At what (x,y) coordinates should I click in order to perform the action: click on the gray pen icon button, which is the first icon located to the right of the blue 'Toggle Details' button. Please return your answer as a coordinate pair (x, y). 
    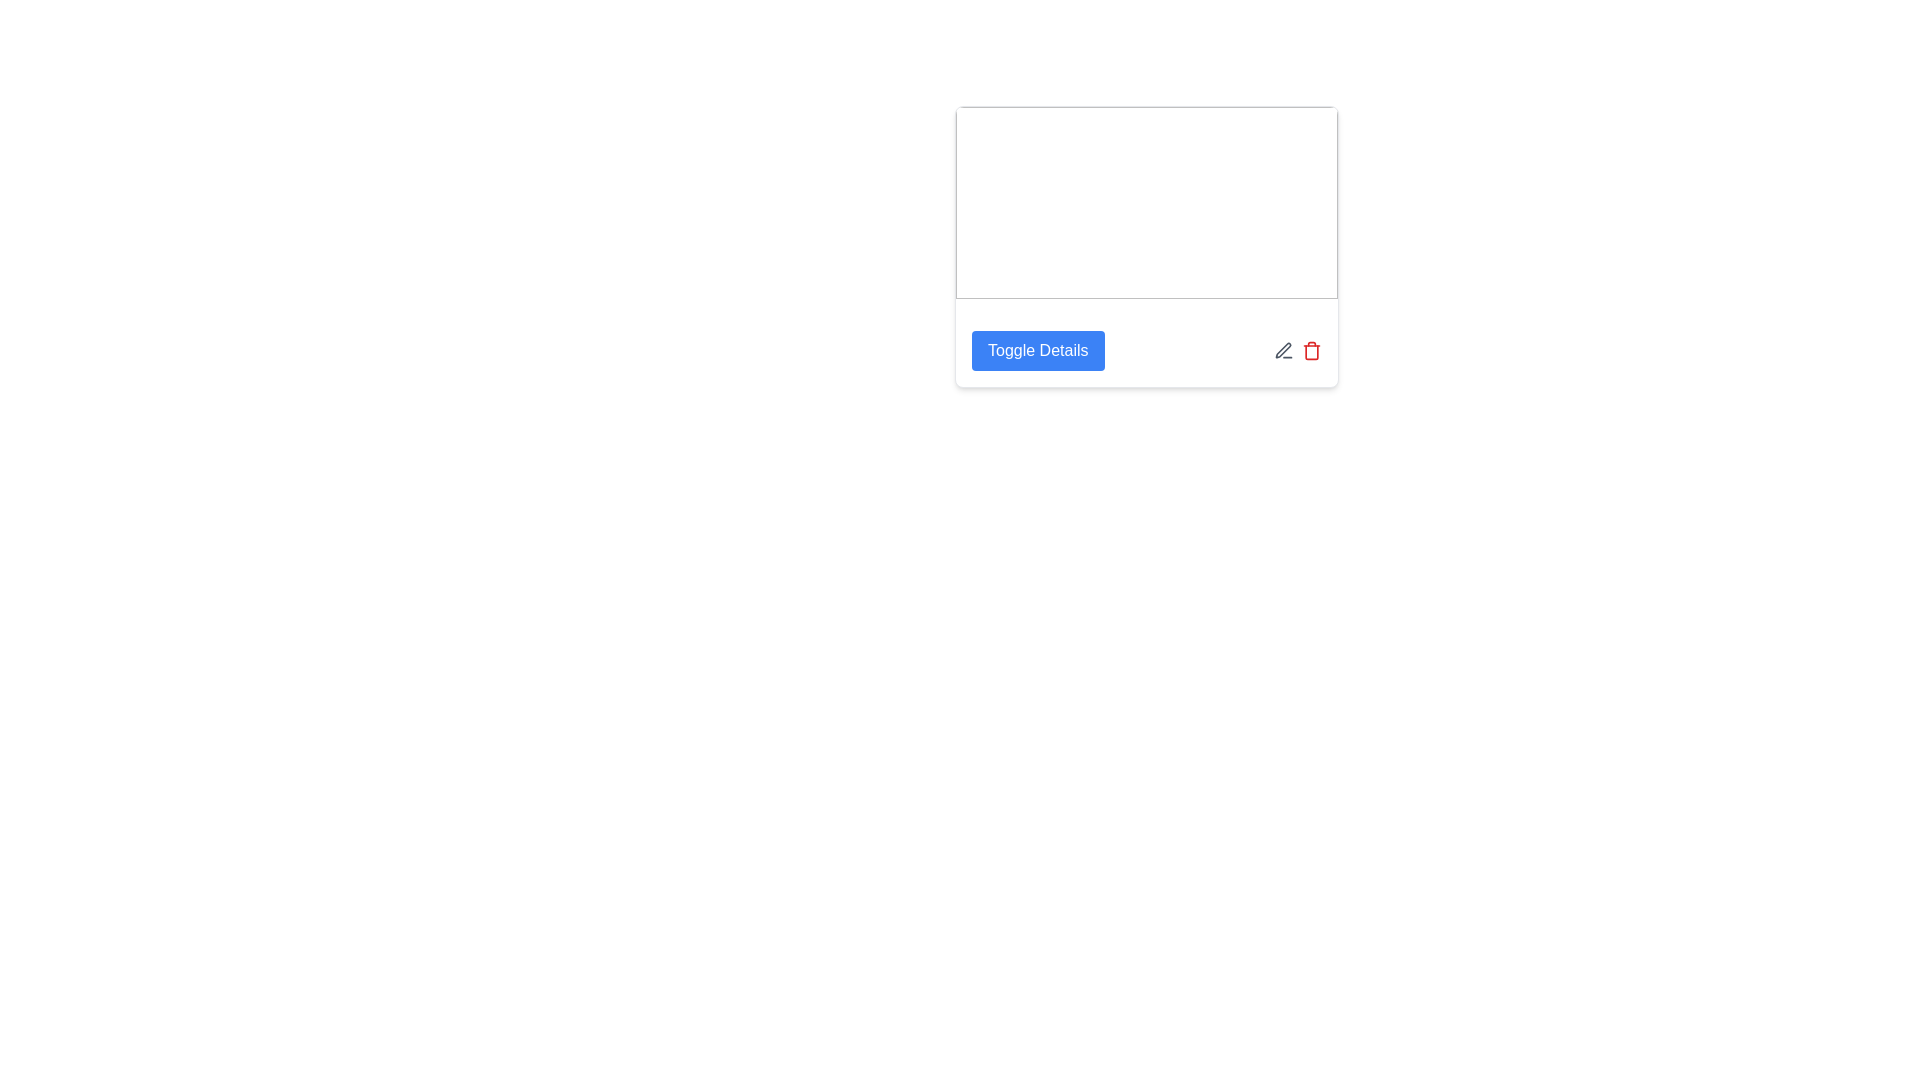
    Looking at the image, I should click on (1283, 350).